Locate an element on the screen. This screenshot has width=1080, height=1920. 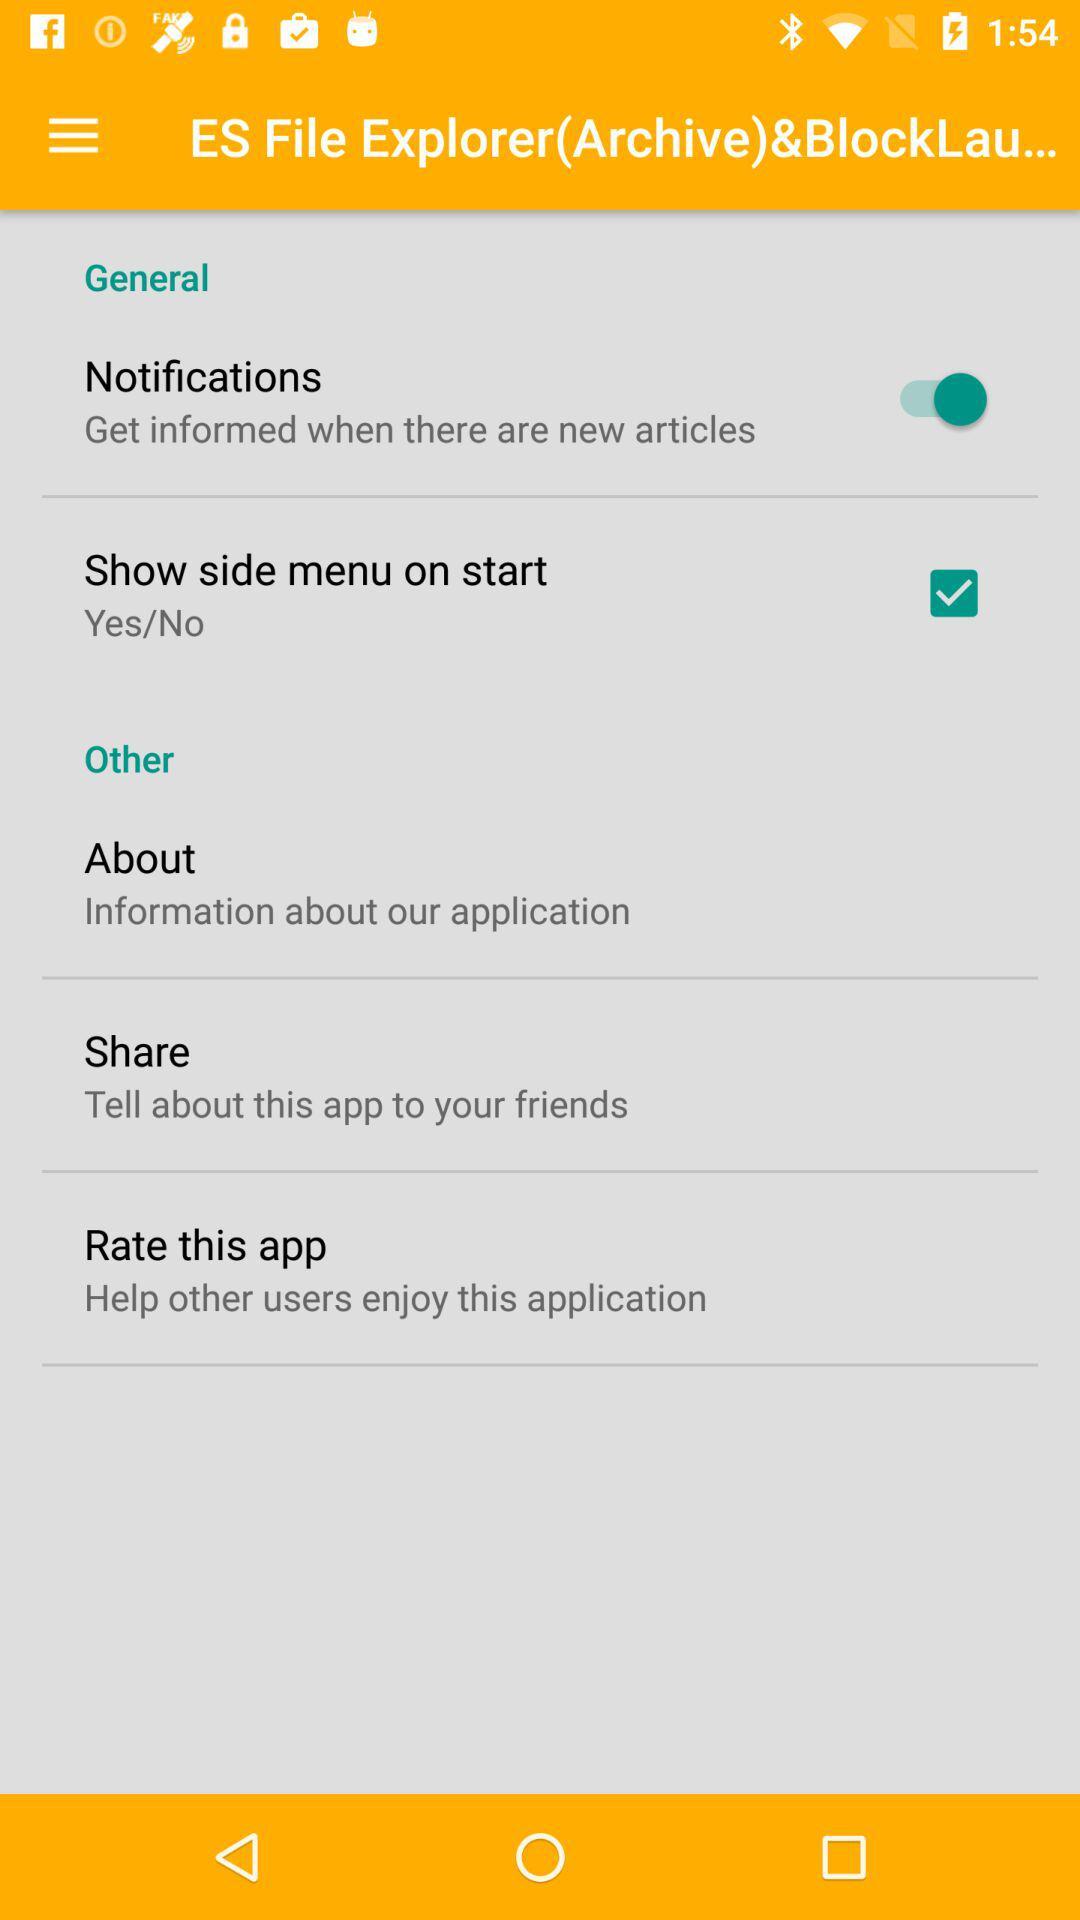
the item next to get informed when item is located at coordinates (933, 399).